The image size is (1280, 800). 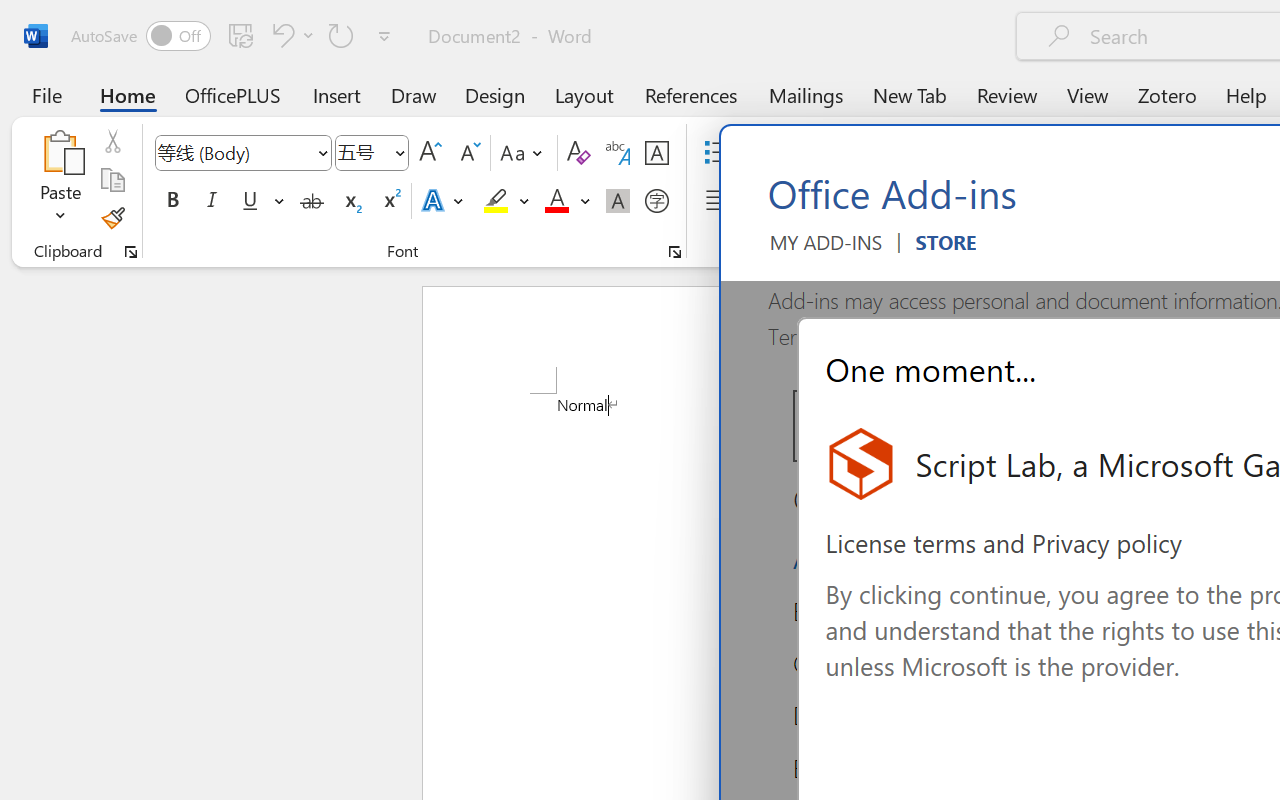 What do you see at coordinates (429, 153) in the screenshot?
I see `'Grow Font'` at bounding box center [429, 153].